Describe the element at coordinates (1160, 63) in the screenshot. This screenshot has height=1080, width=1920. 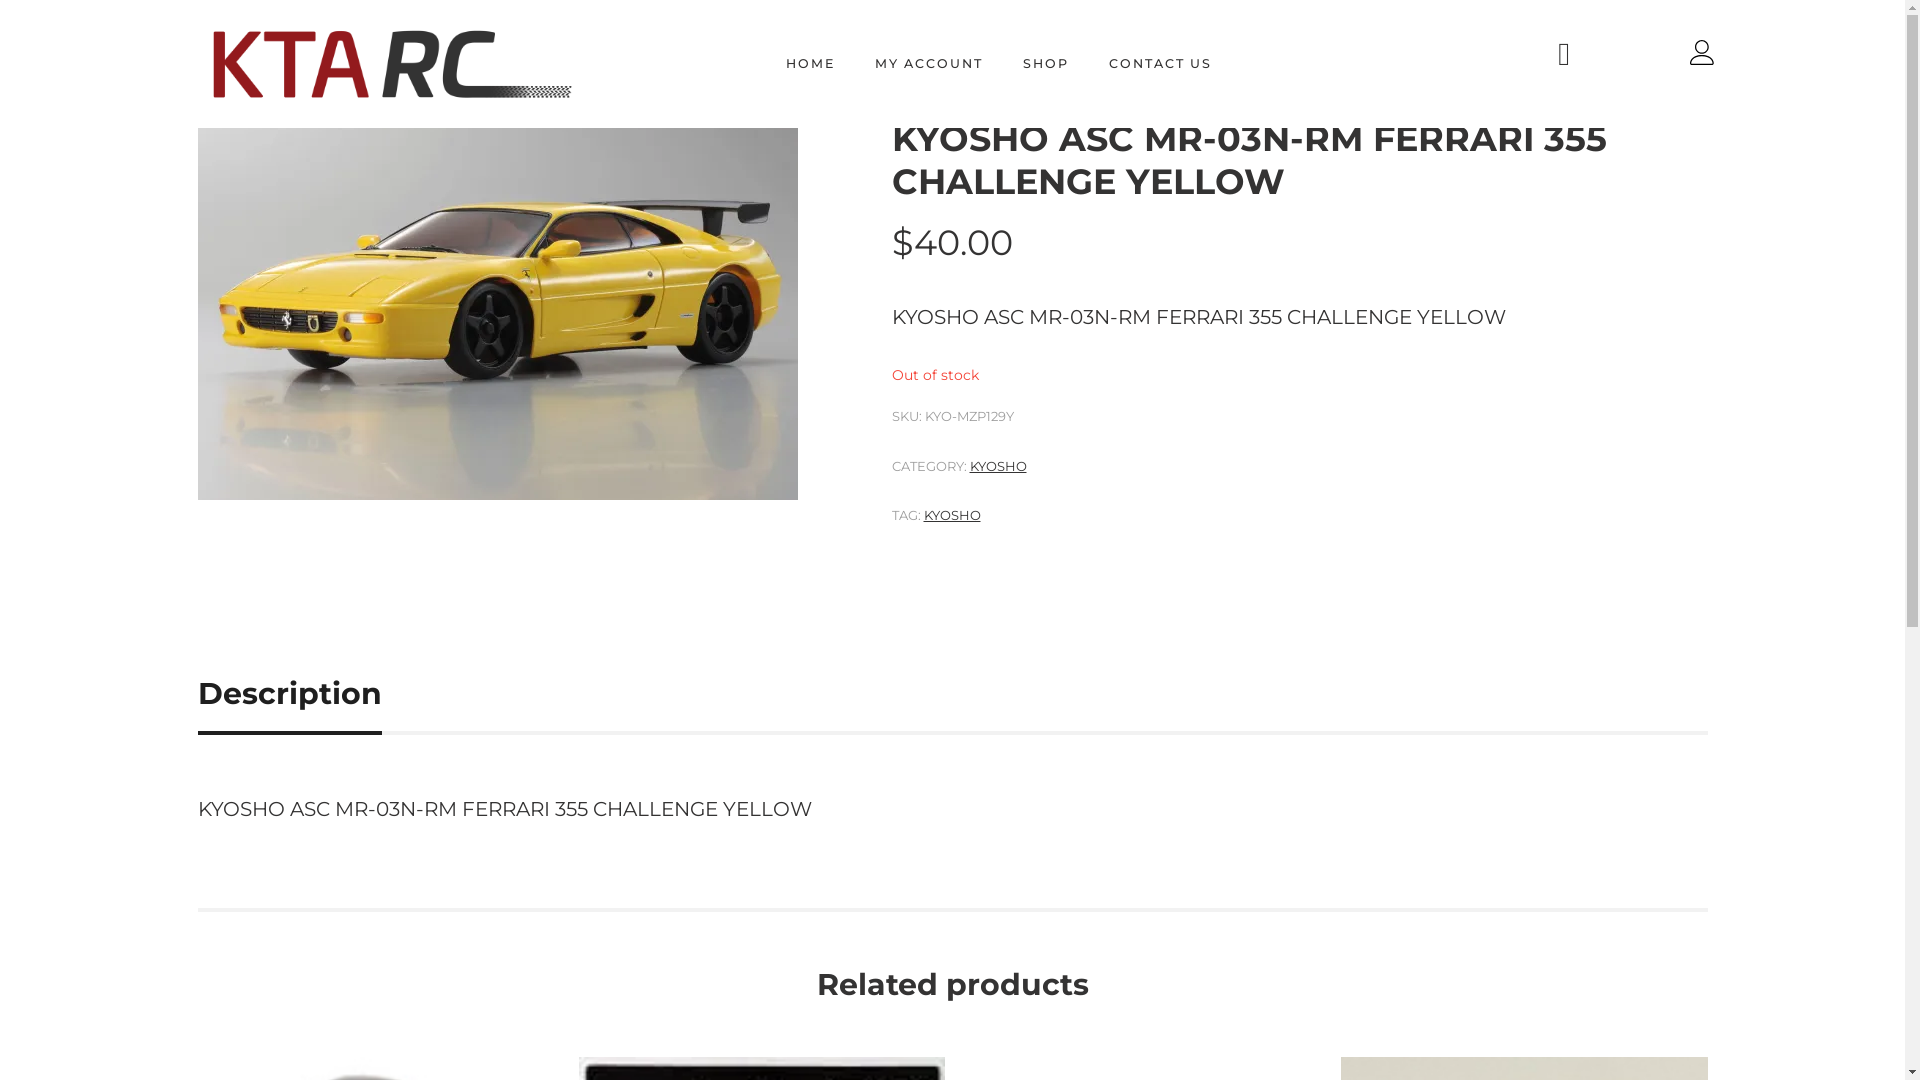
I see `'CONTACT US'` at that location.